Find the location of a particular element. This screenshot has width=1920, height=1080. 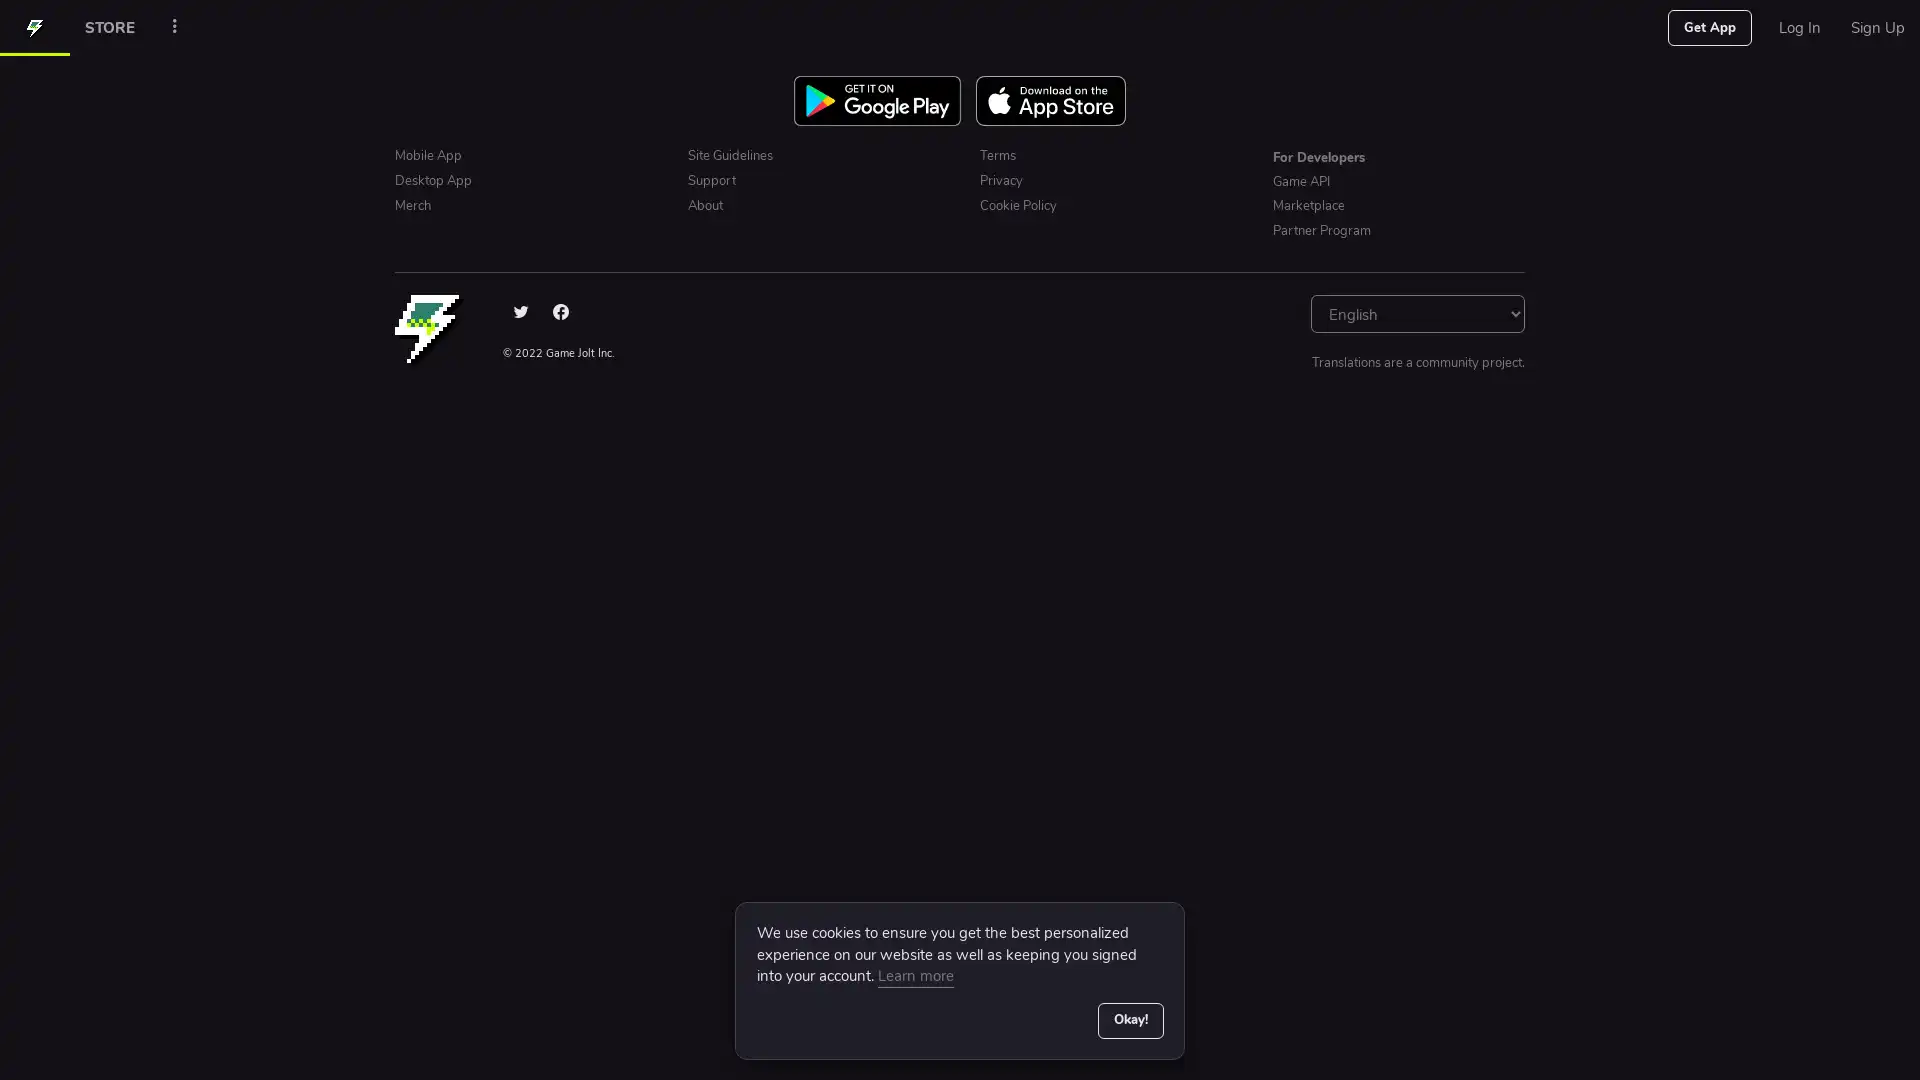

Sign Up is located at coordinates (960, 651).